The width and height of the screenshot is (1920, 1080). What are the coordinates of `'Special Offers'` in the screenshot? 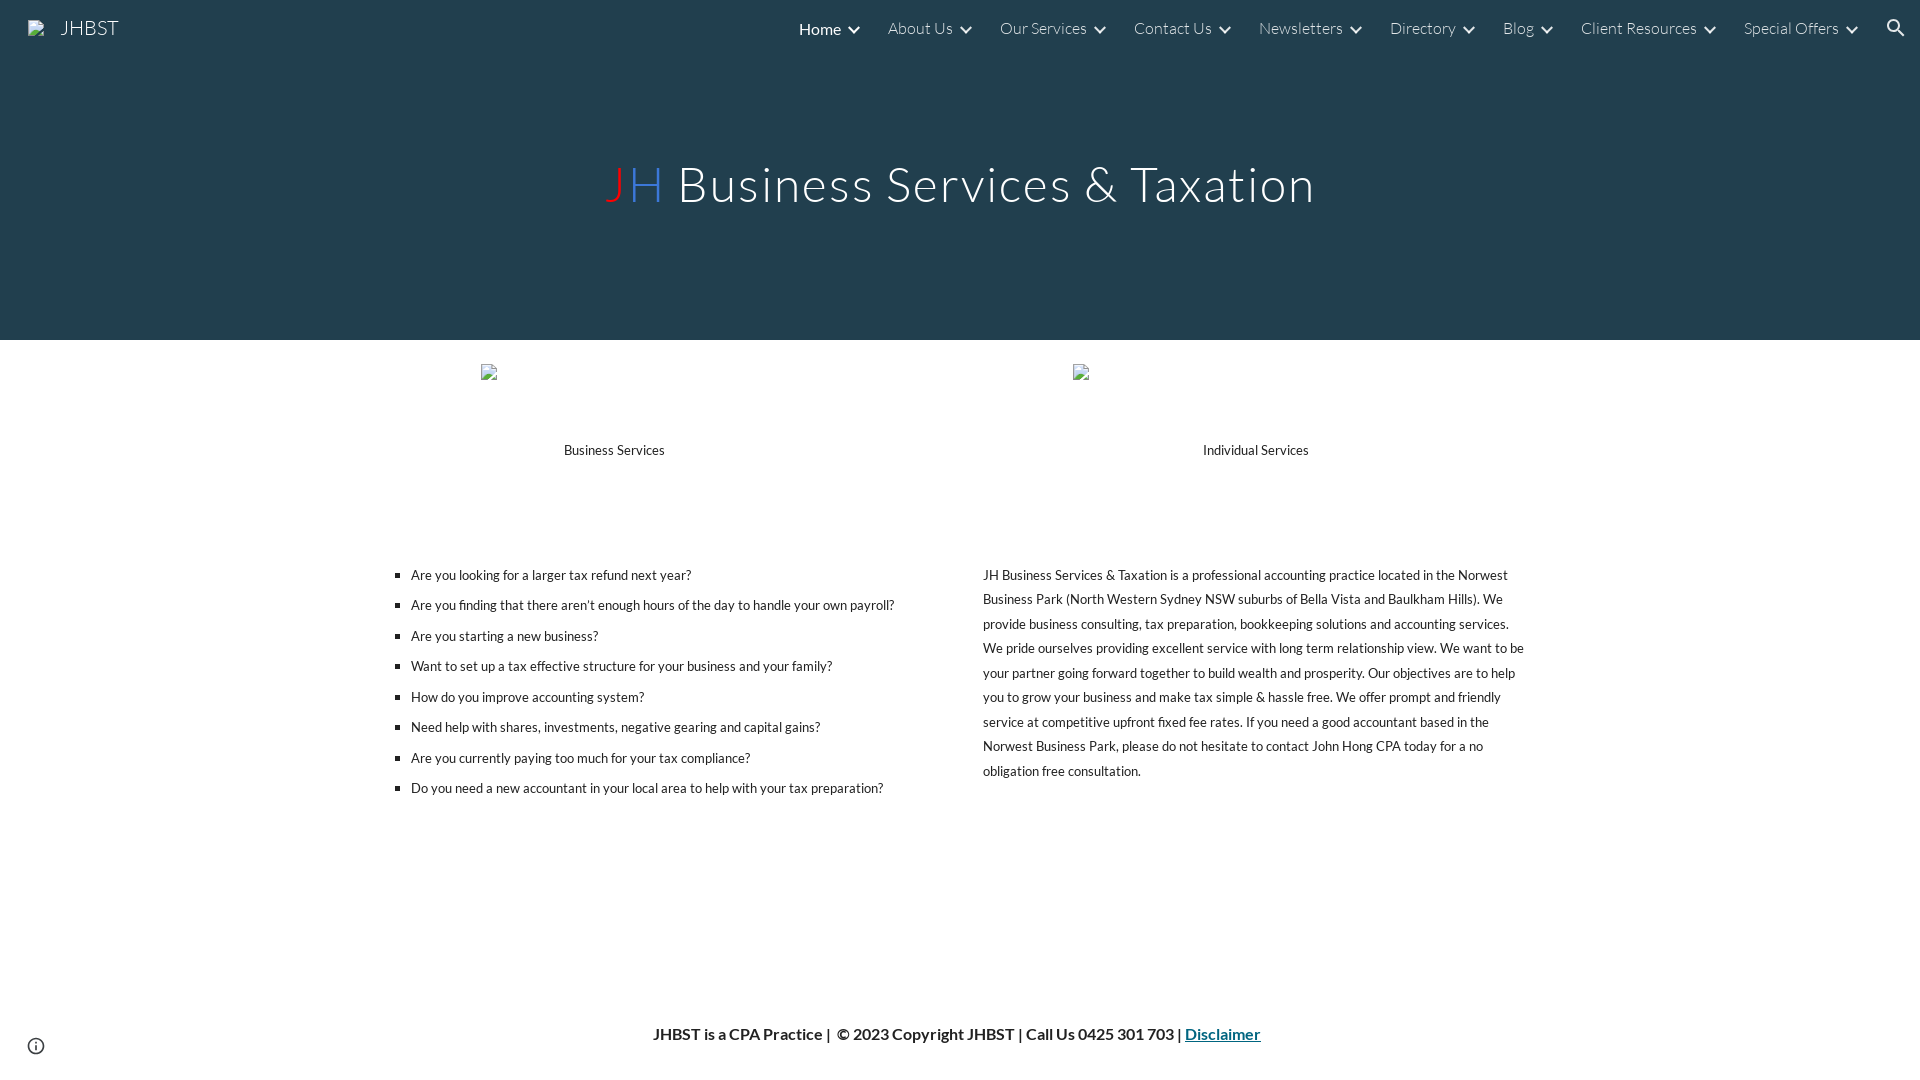 It's located at (1791, 27).